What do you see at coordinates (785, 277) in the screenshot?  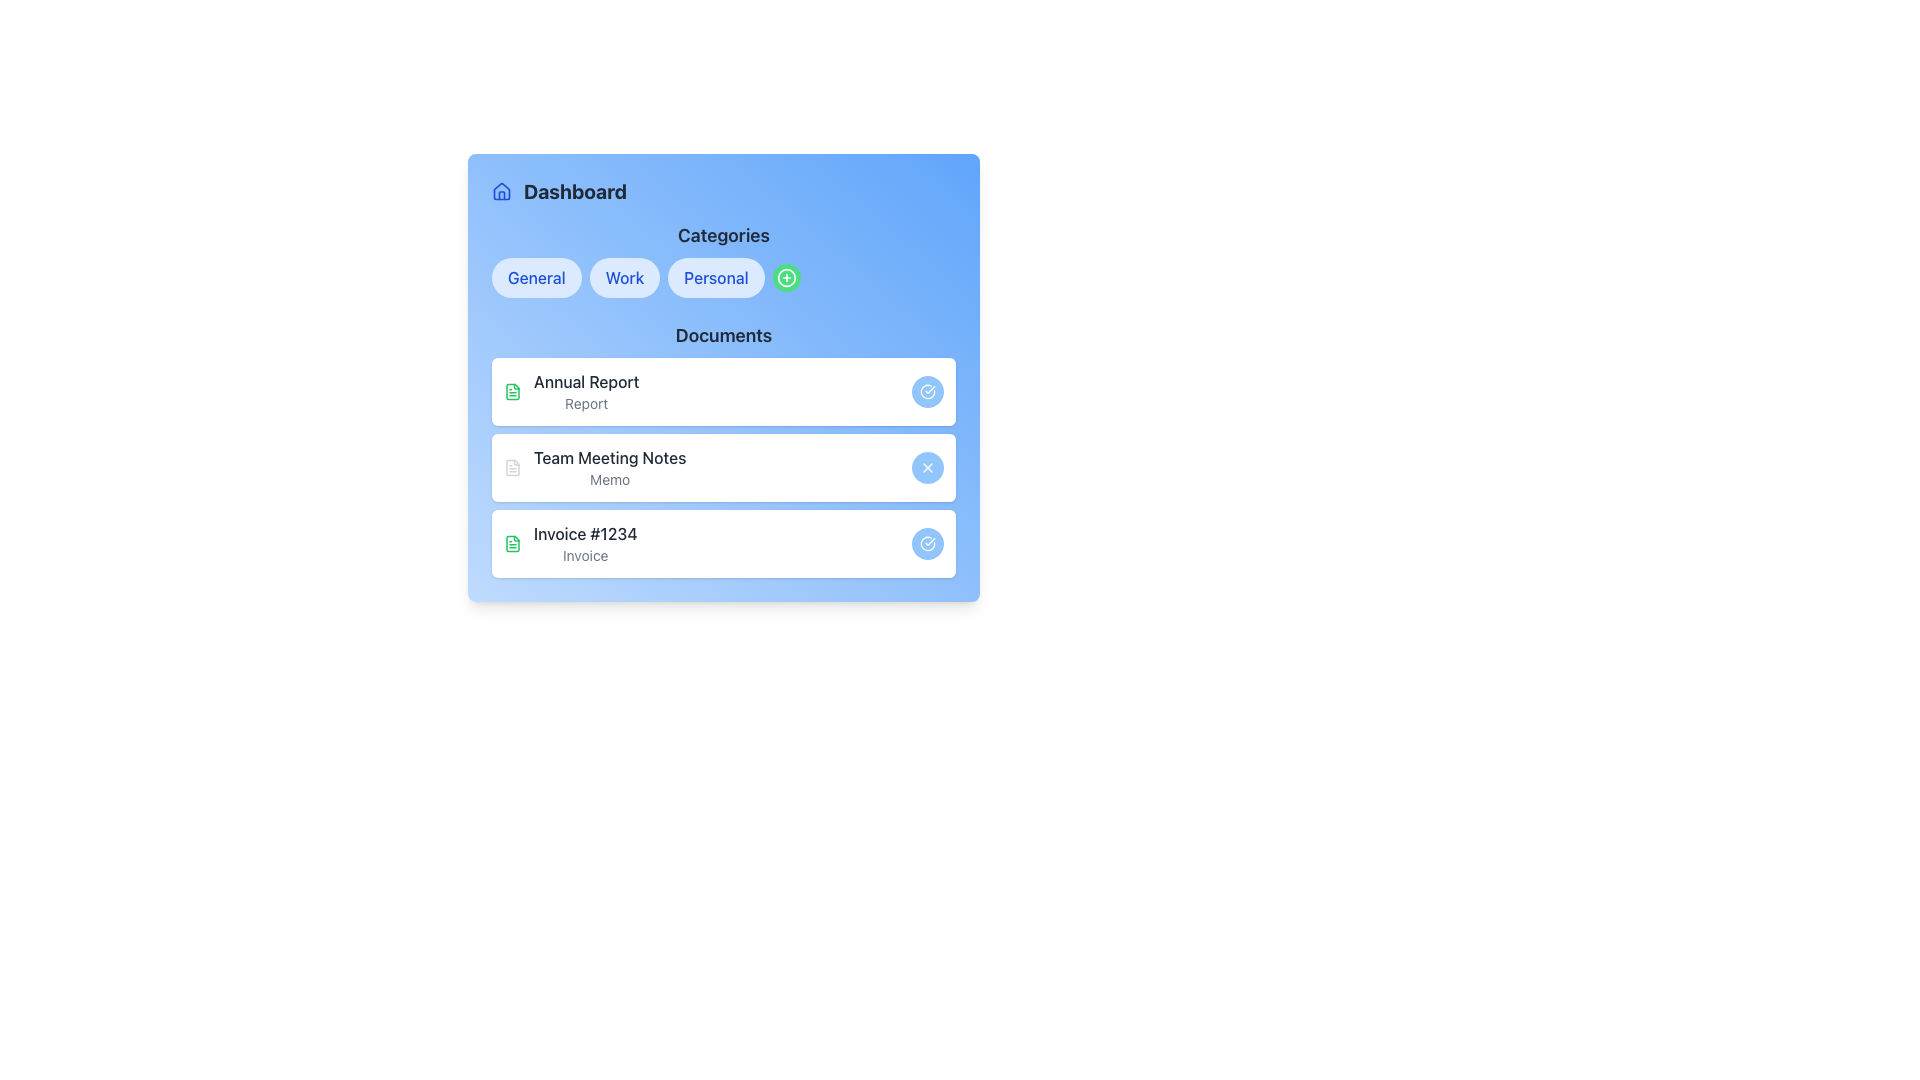 I see `the circular icon with a green stroke and white background that contains a plus symbol, located to the right of the 'Personal' category button in the category selection section` at bounding box center [785, 277].